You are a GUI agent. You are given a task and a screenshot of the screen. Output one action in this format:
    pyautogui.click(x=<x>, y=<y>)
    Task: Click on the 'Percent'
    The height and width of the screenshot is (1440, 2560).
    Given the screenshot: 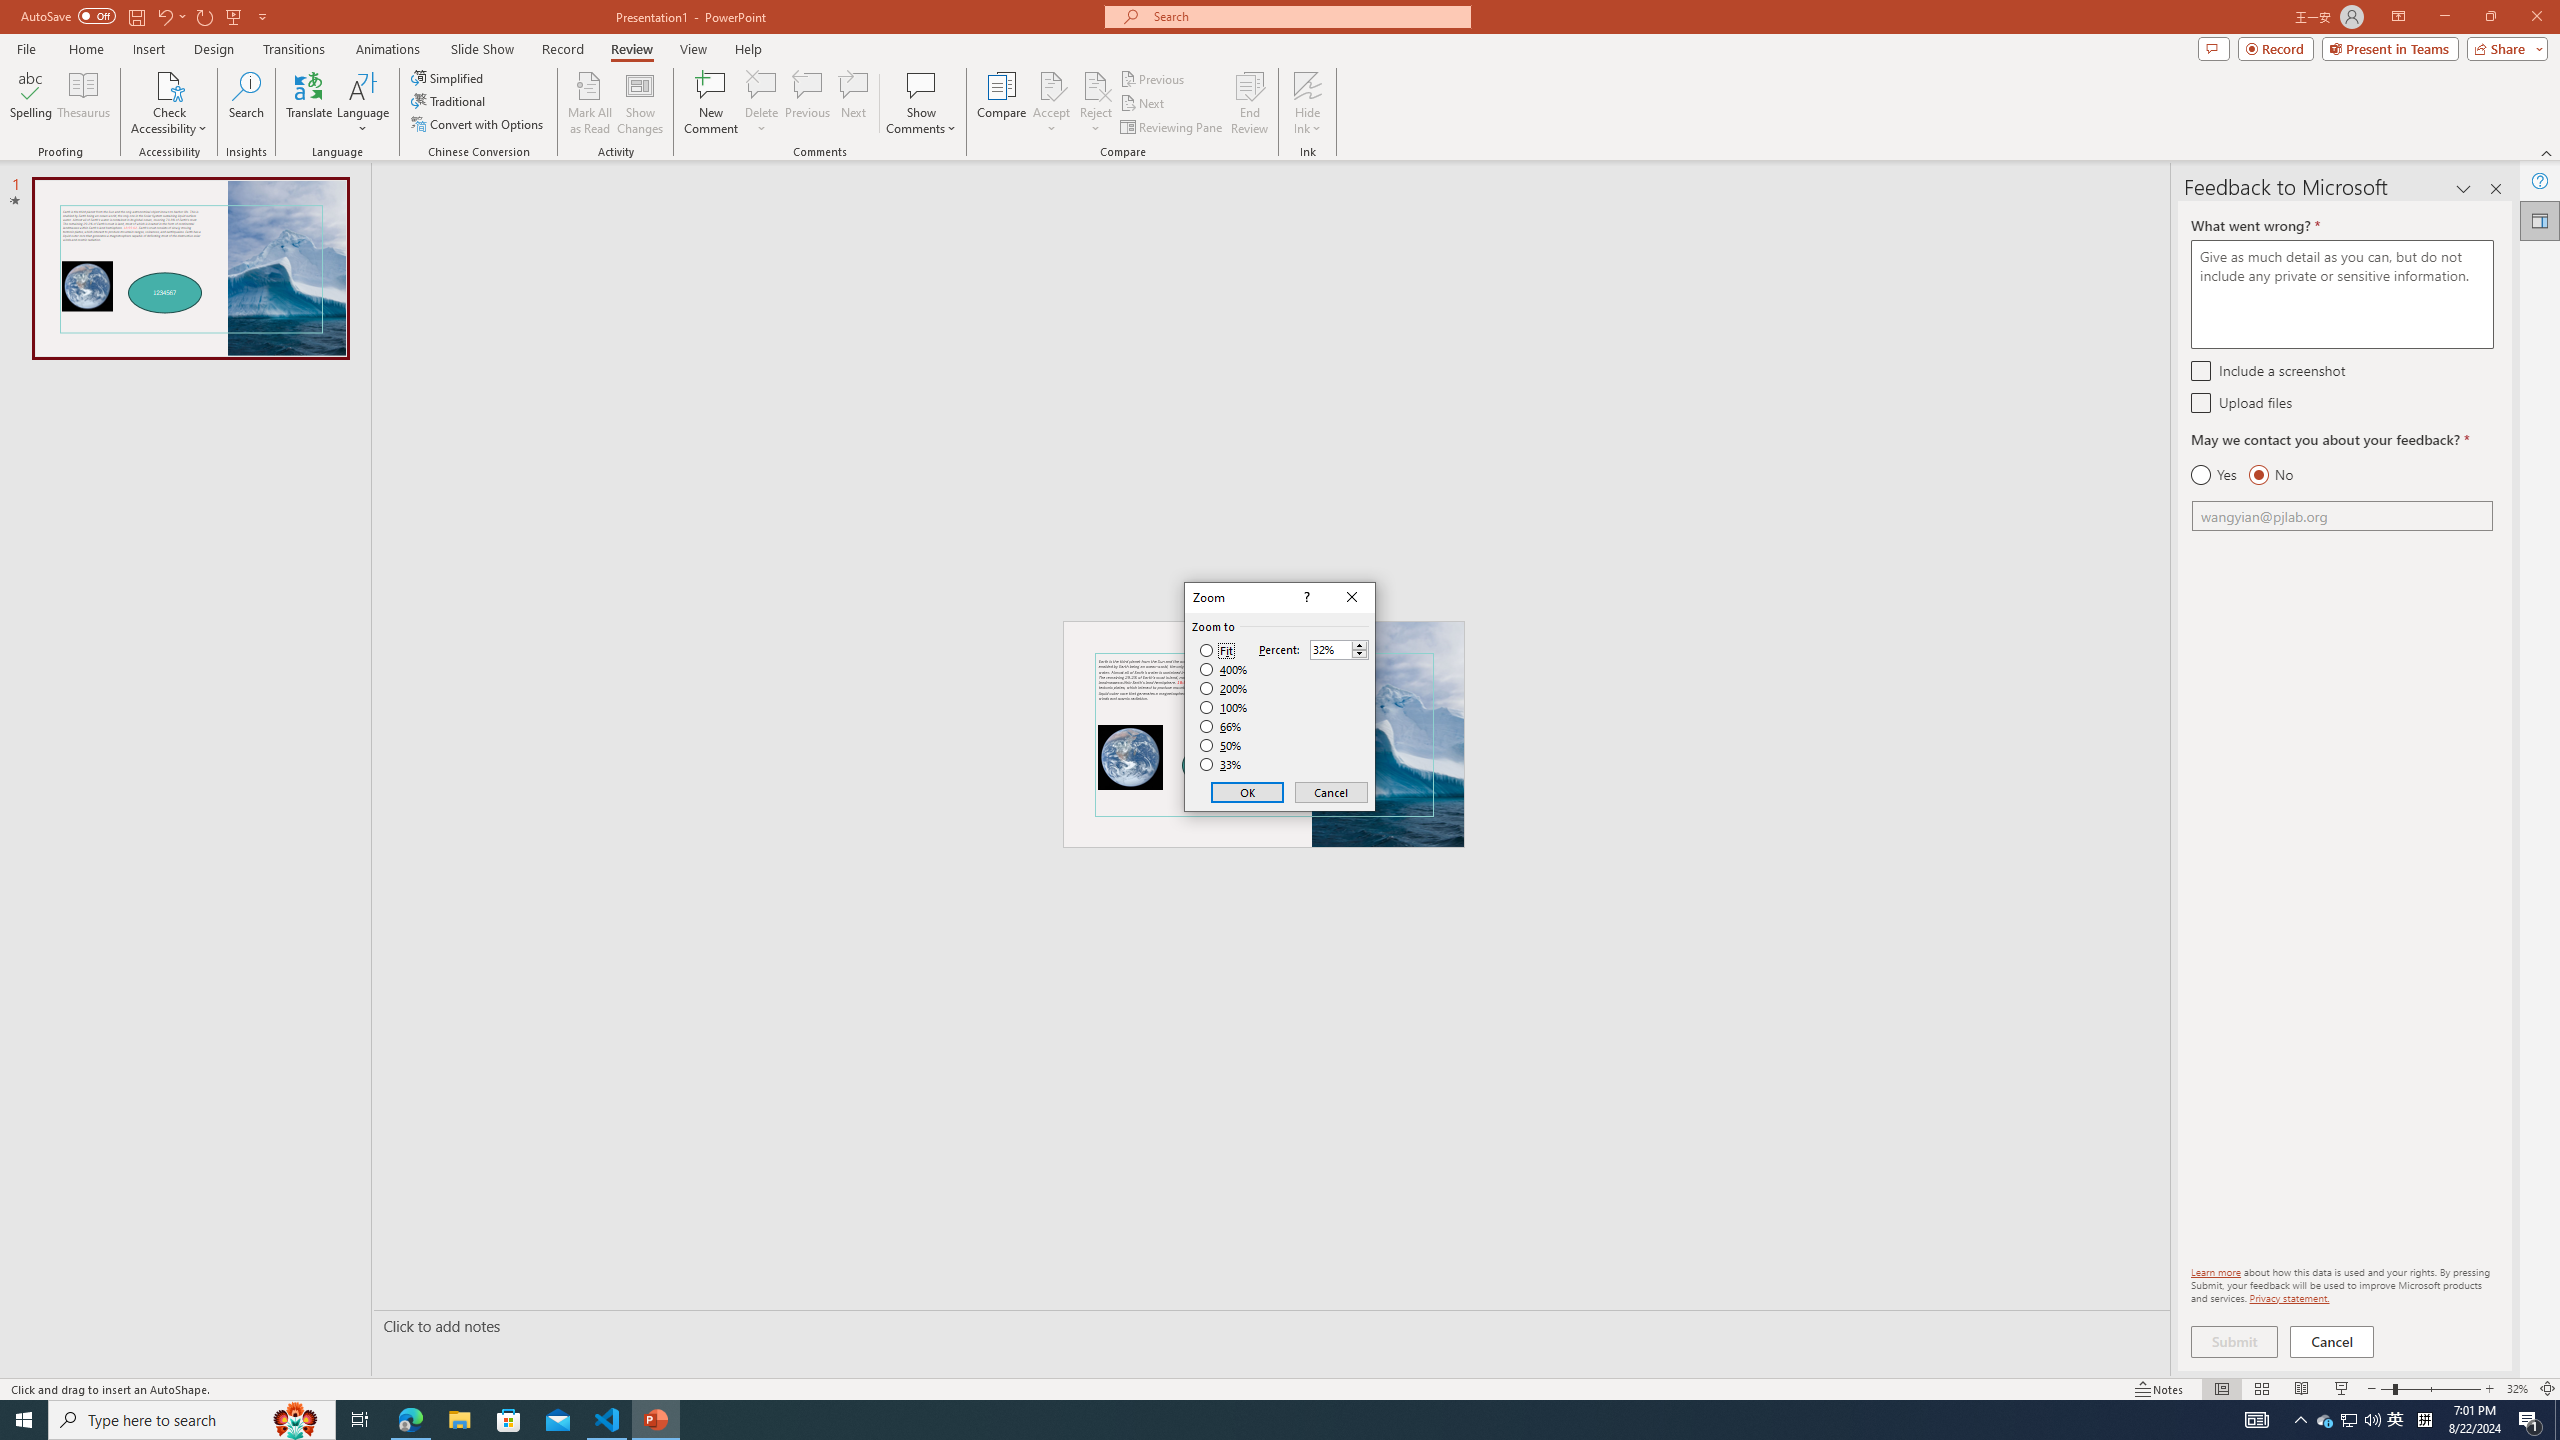 What is the action you would take?
    pyautogui.click(x=1340, y=648)
    